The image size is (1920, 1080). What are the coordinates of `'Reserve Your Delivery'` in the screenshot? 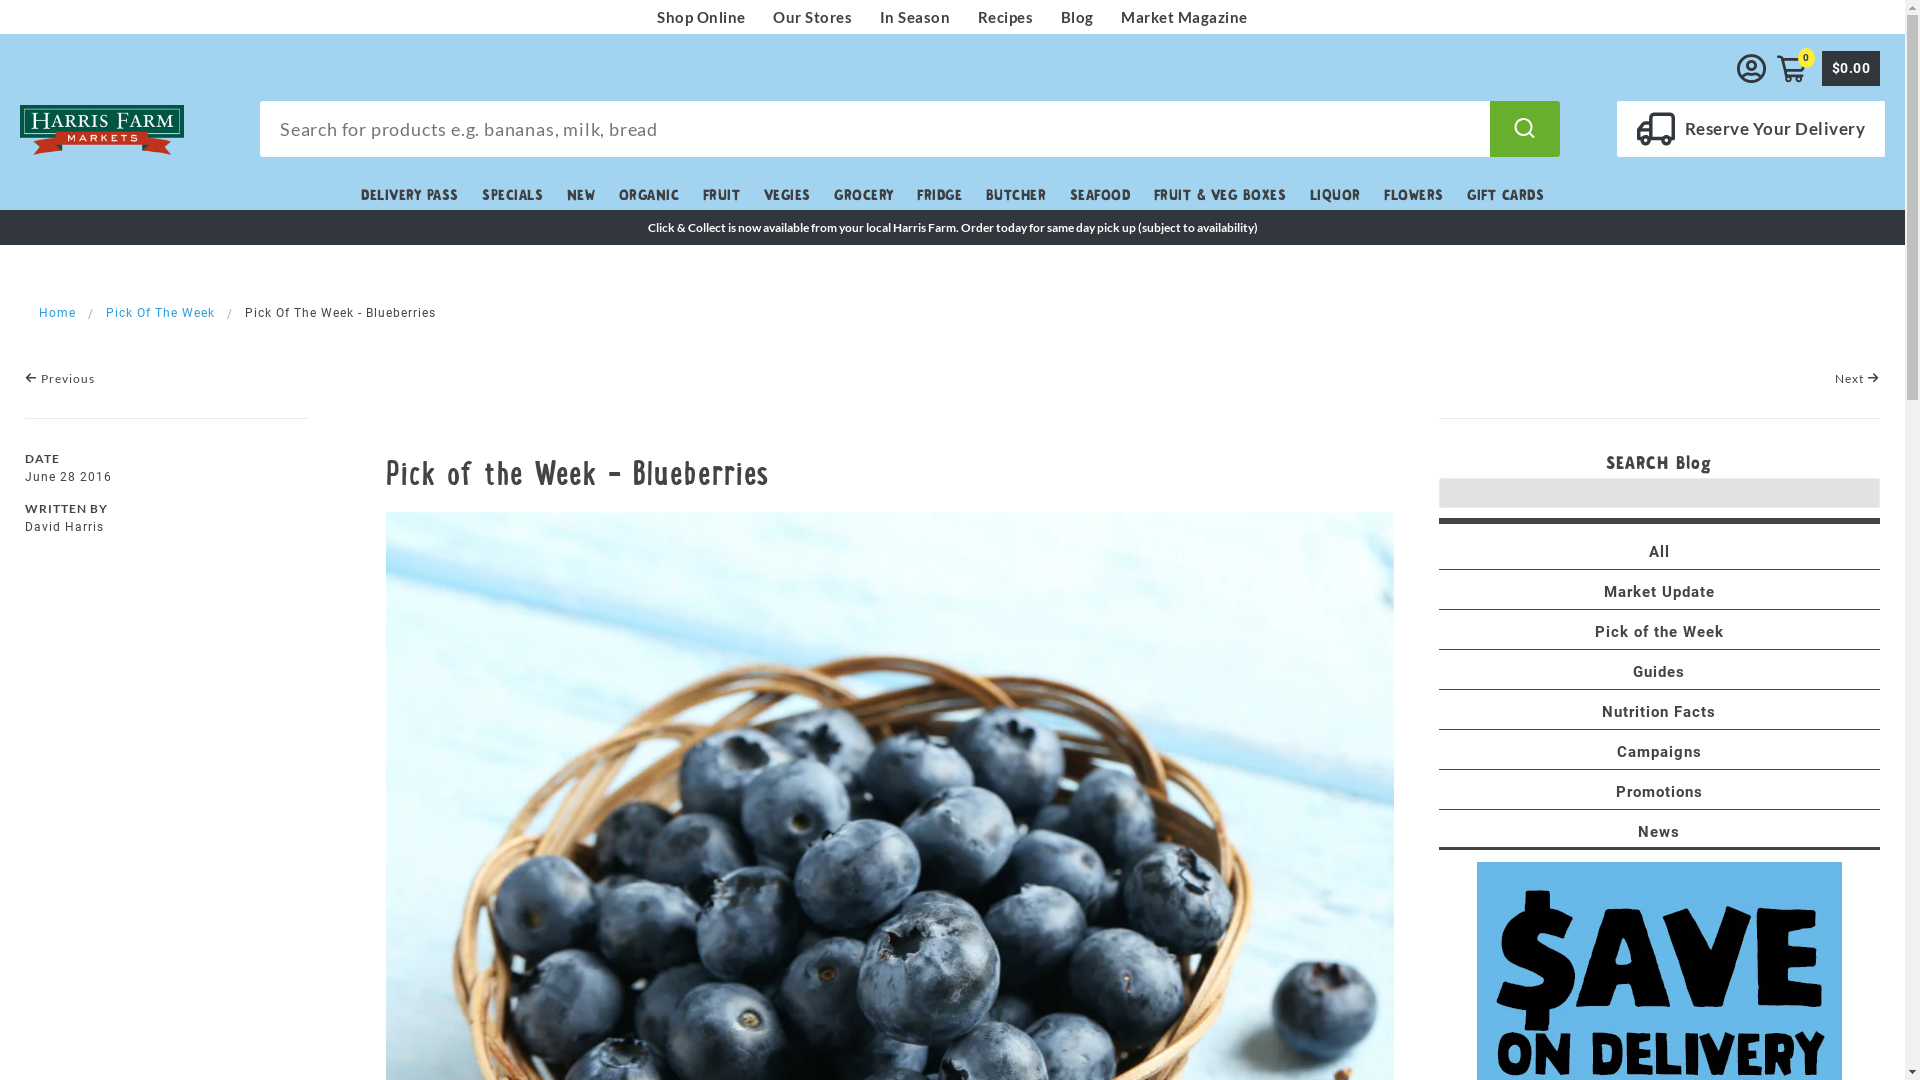 It's located at (1749, 136).